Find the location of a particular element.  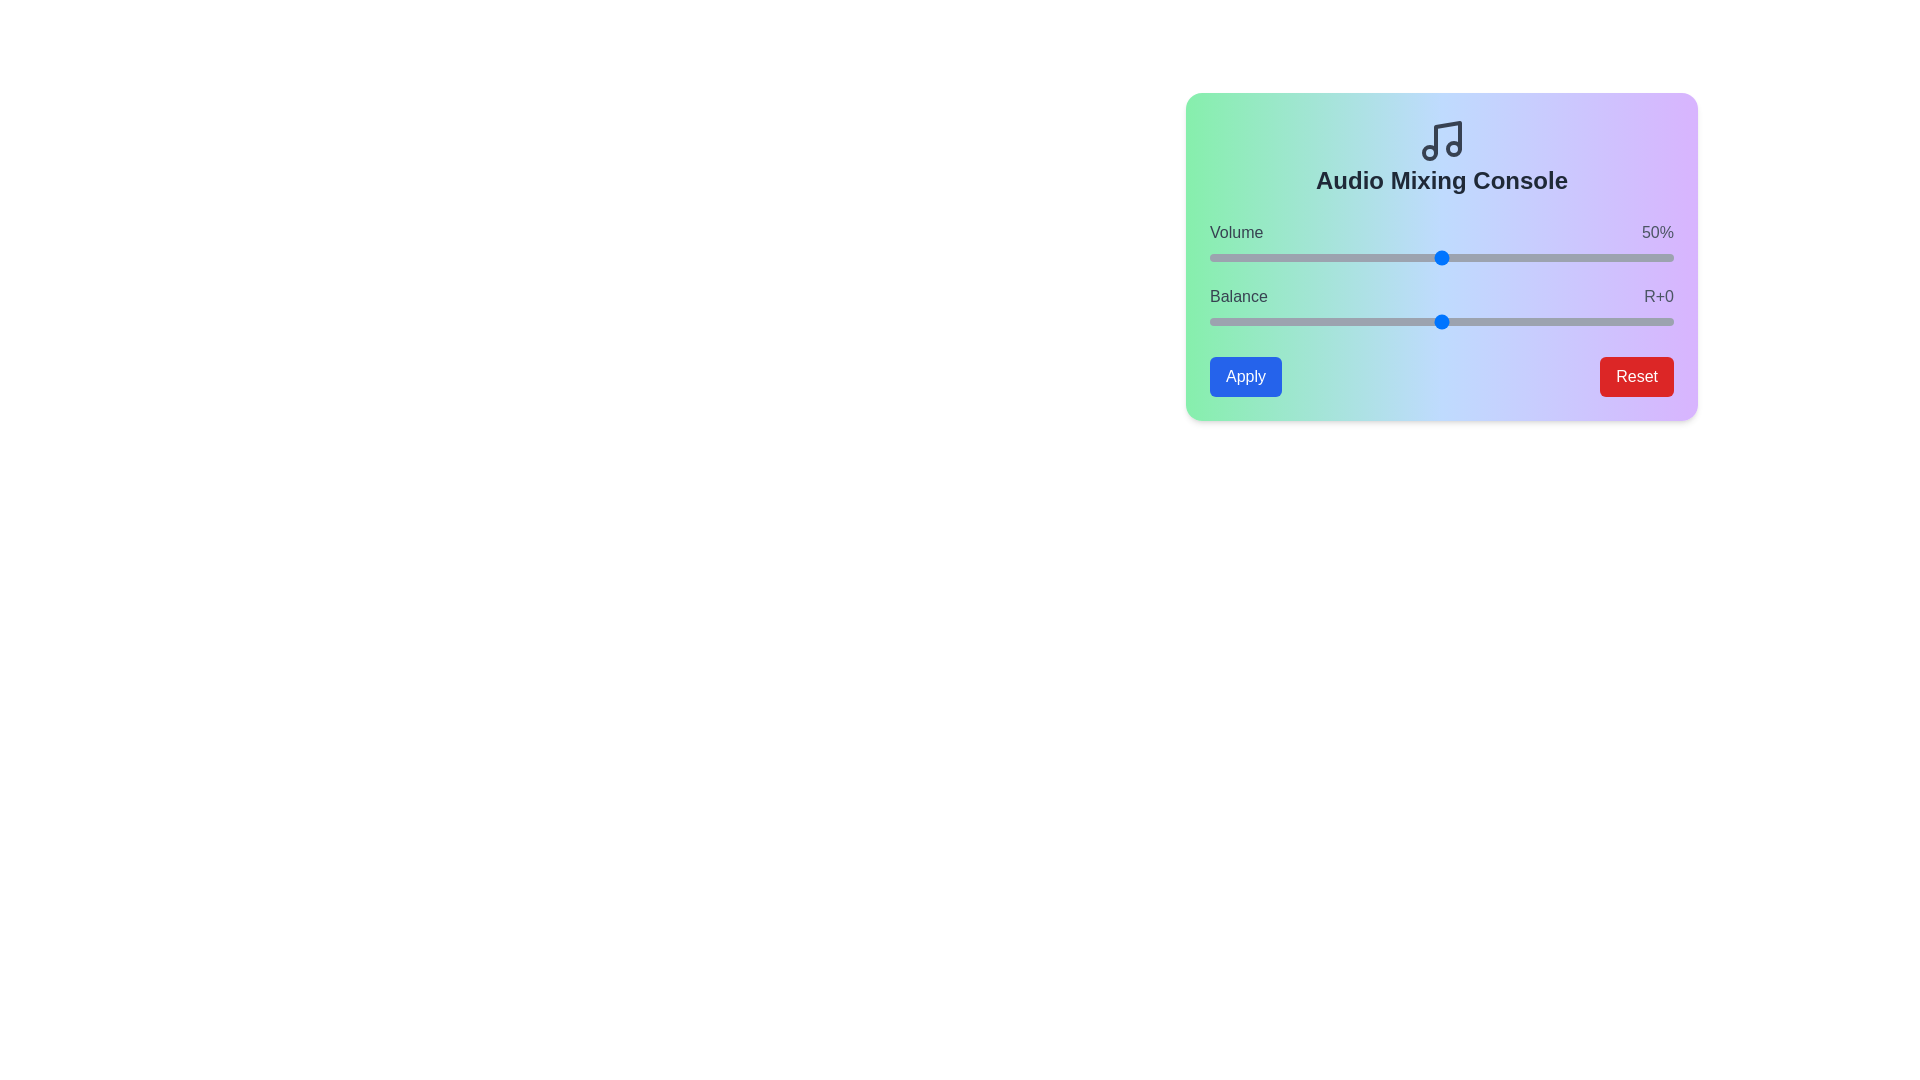

the text label reading 'R+0', which is styled in gray and positioned to the right of the 'Balance' slider is located at coordinates (1659, 297).